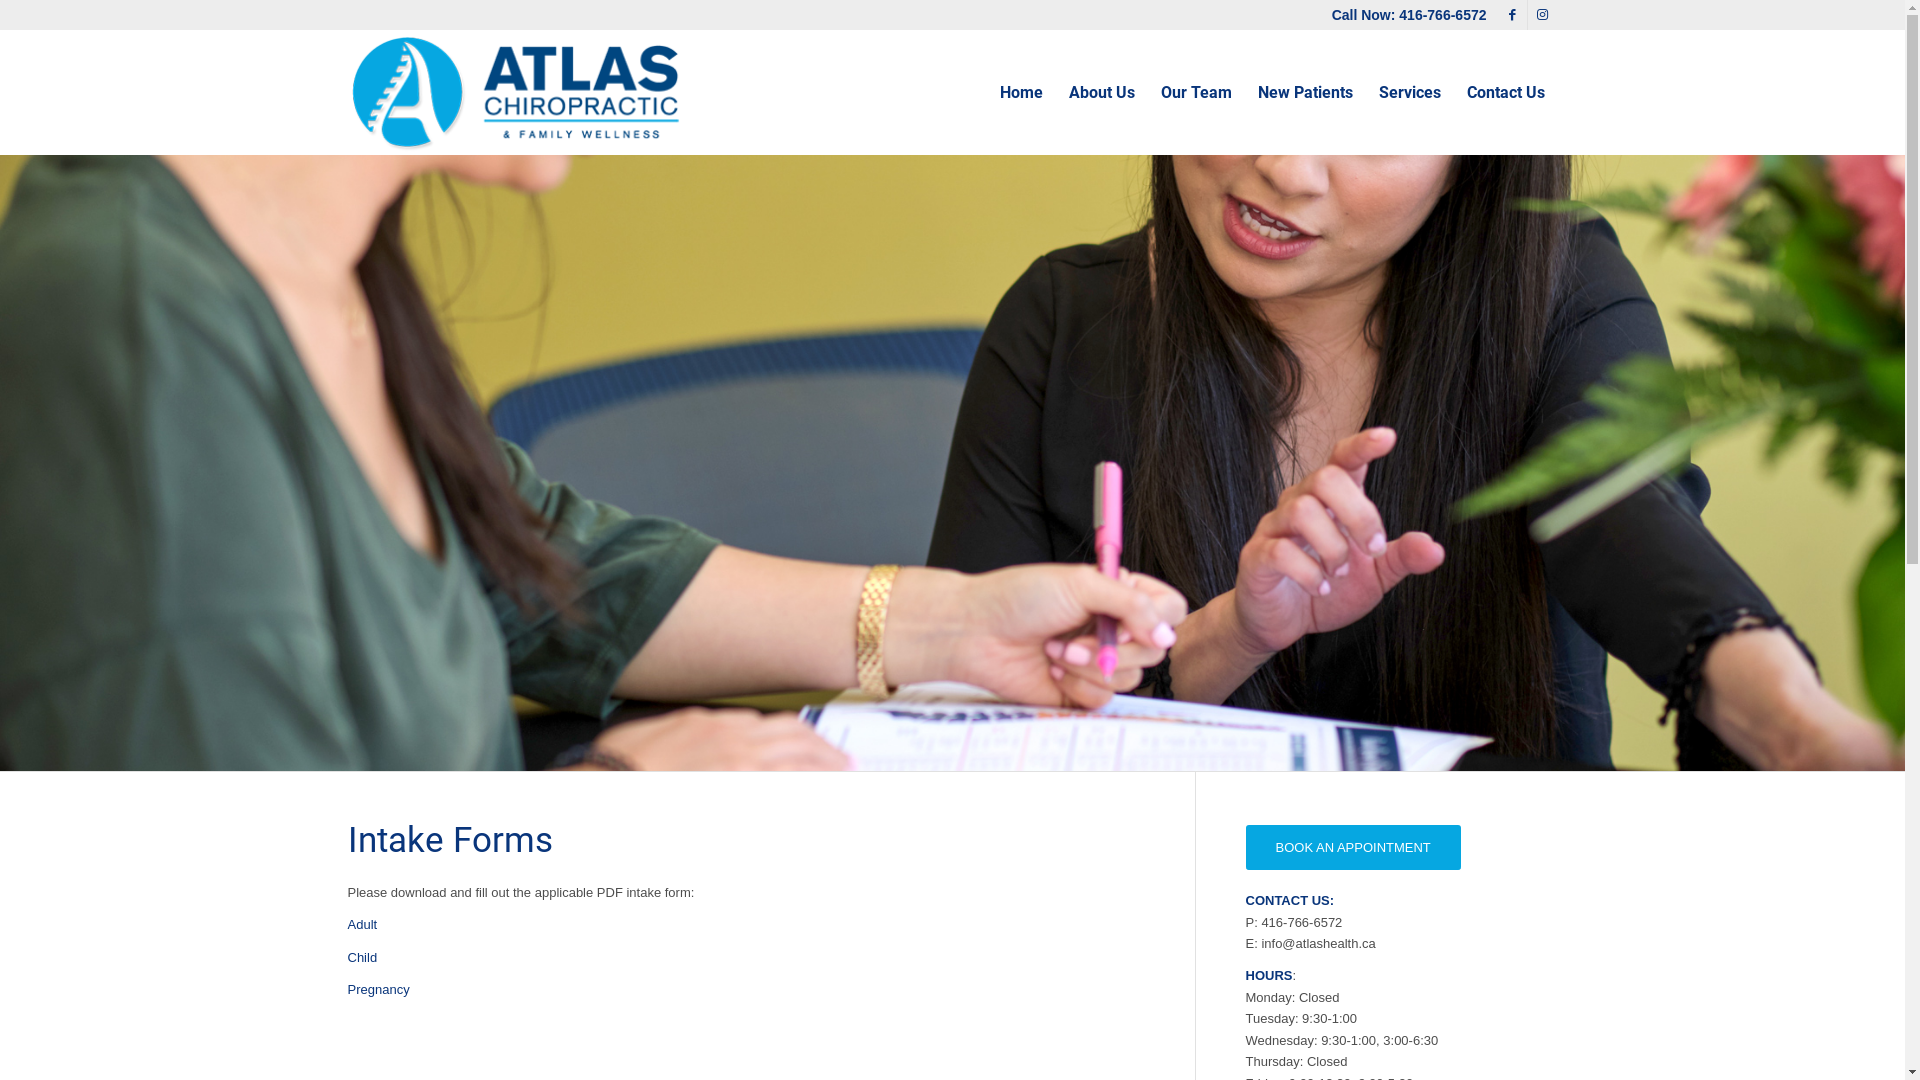  What do you see at coordinates (1101, 92) in the screenshot?
I see `'About Us'` at bounding box center [1101, 92].